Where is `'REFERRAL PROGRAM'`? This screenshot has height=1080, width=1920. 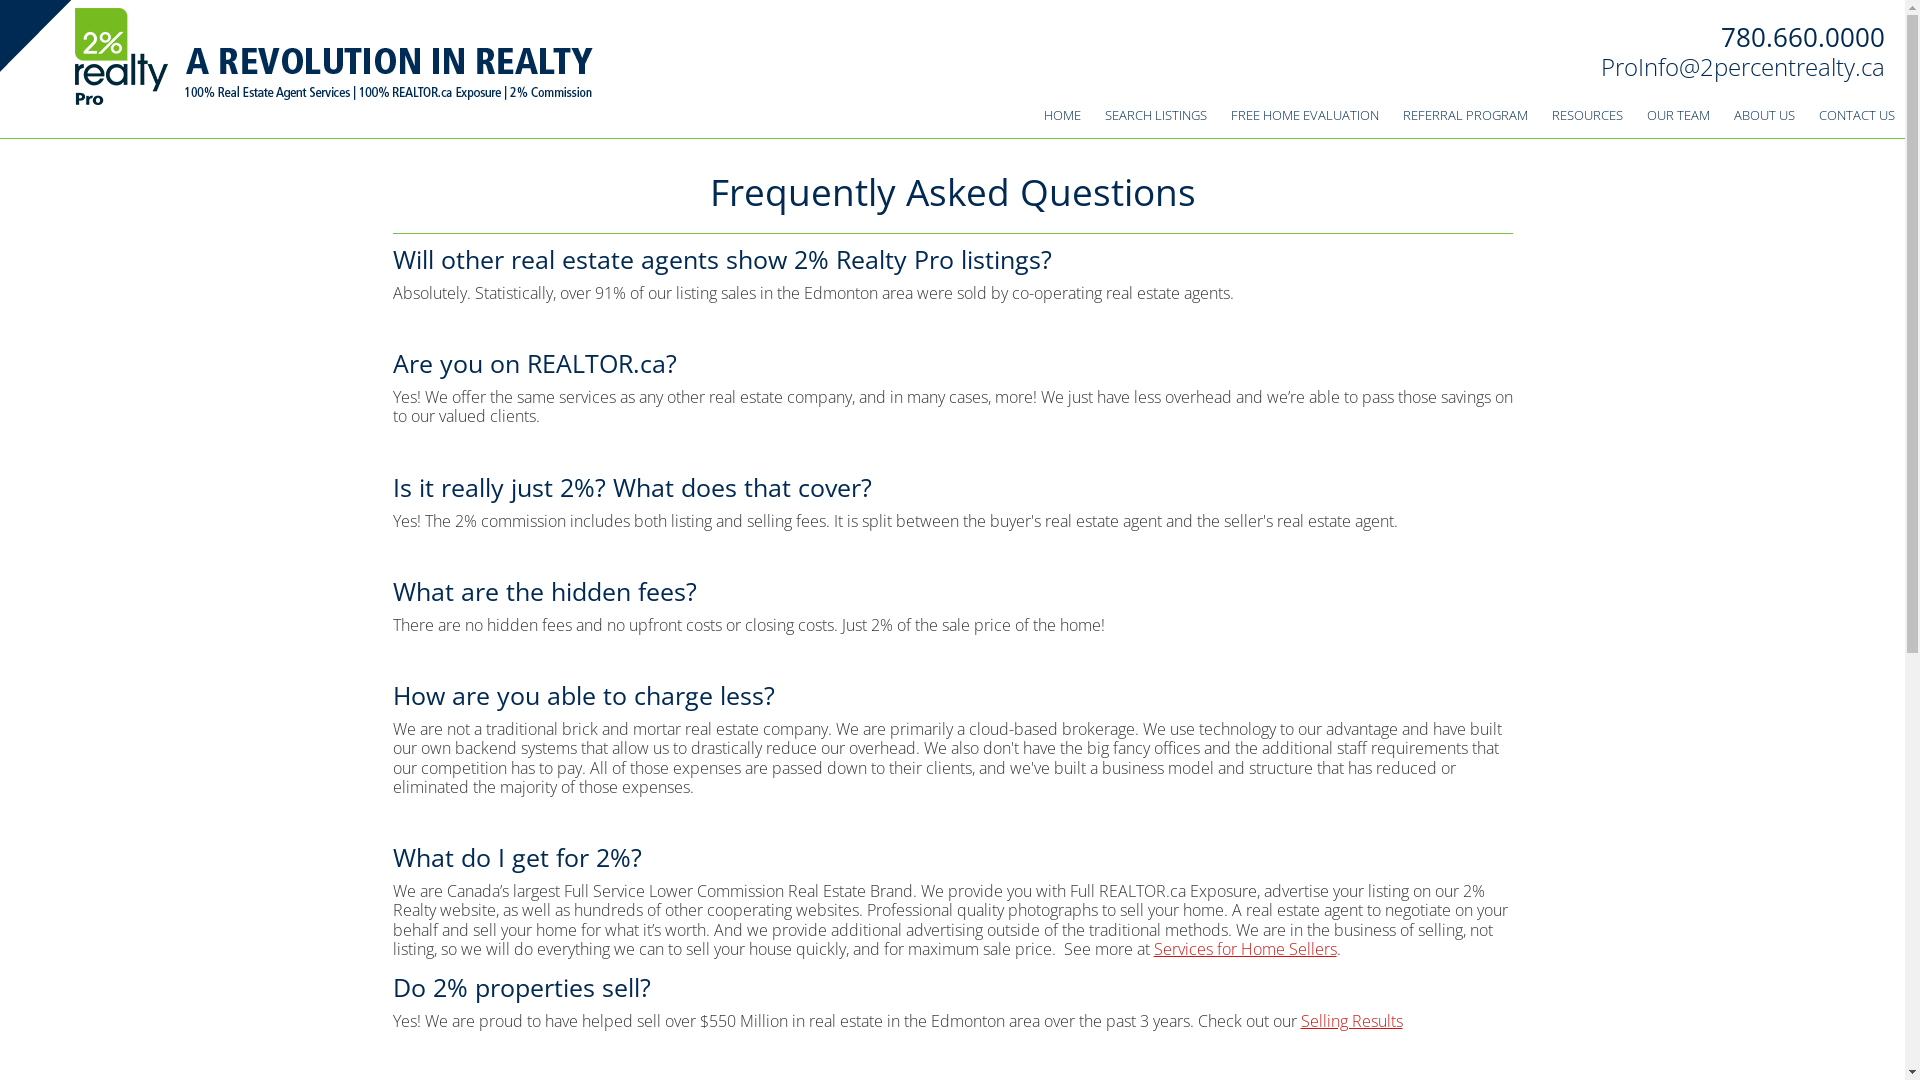 'REFERRAL PROGRAM' is located at coordinates (1465, 115).